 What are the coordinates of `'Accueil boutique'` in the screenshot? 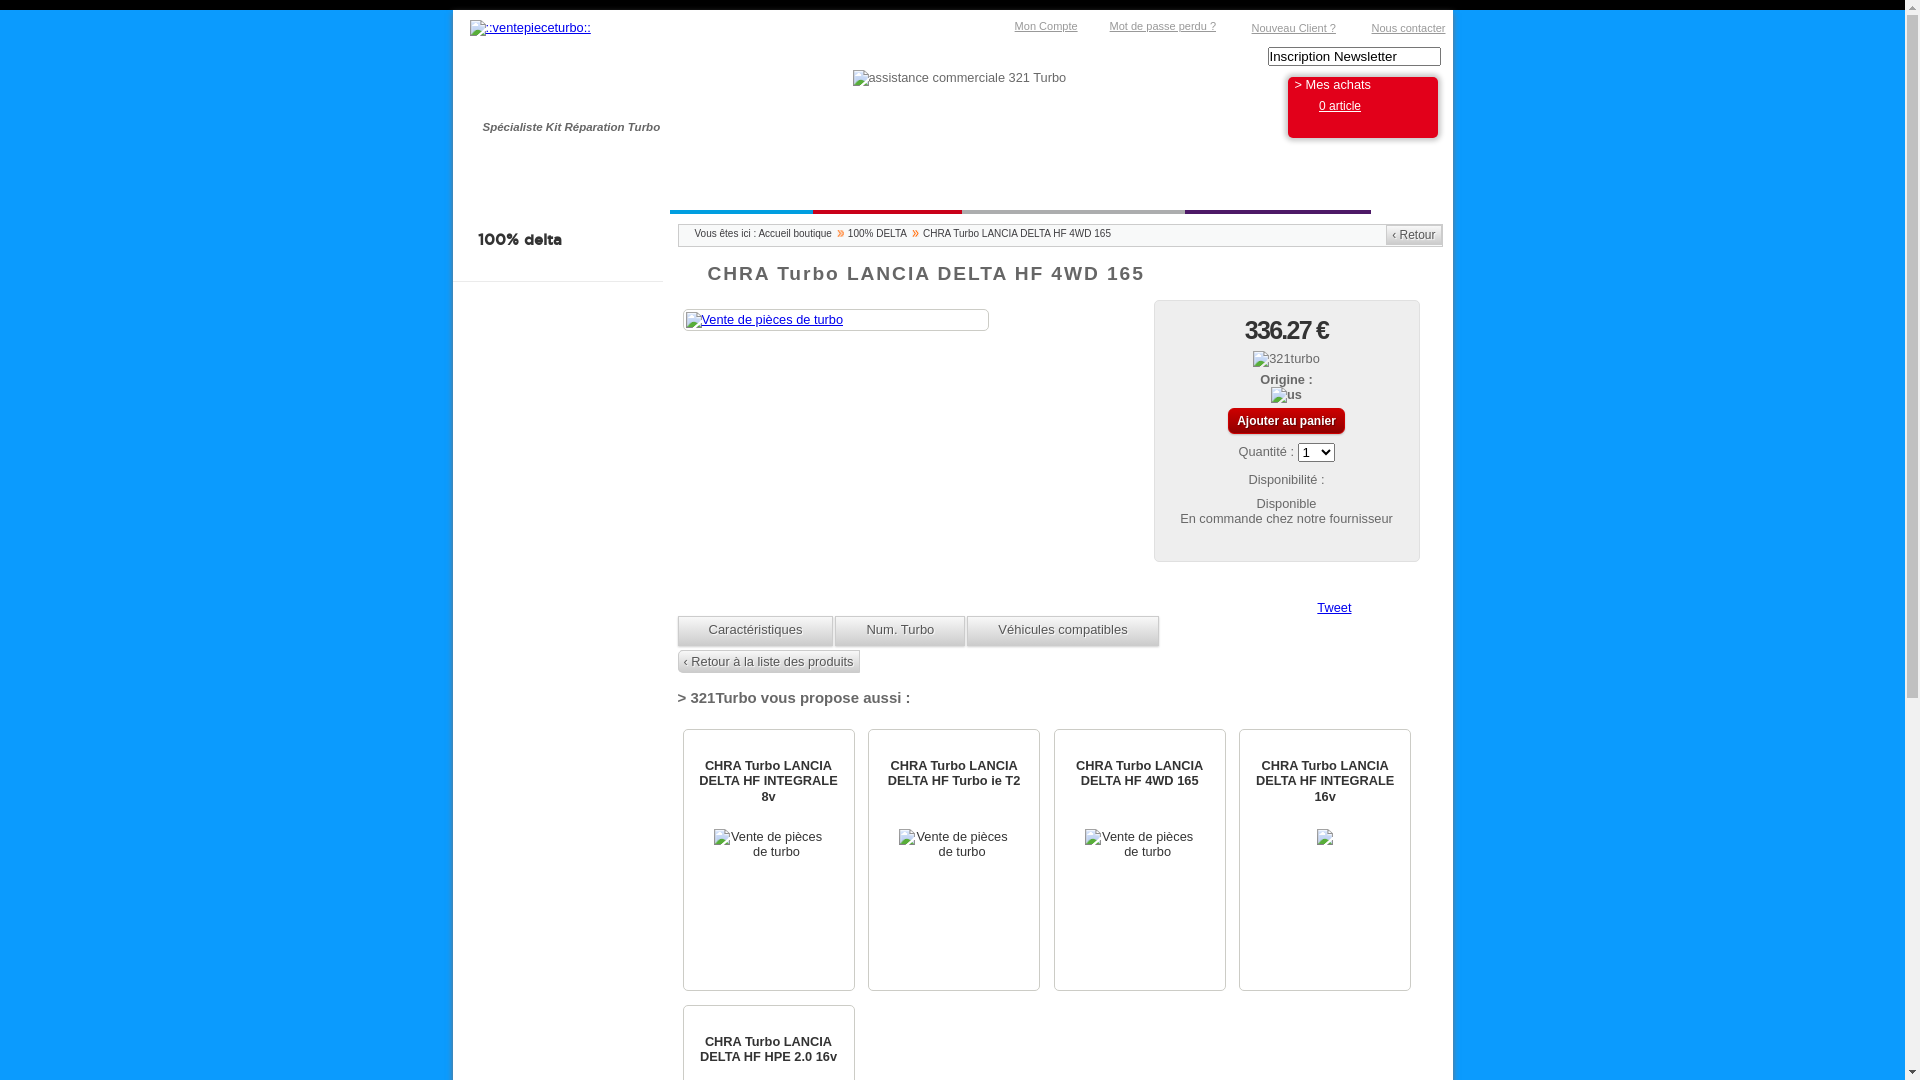 It's located at (800, 232).